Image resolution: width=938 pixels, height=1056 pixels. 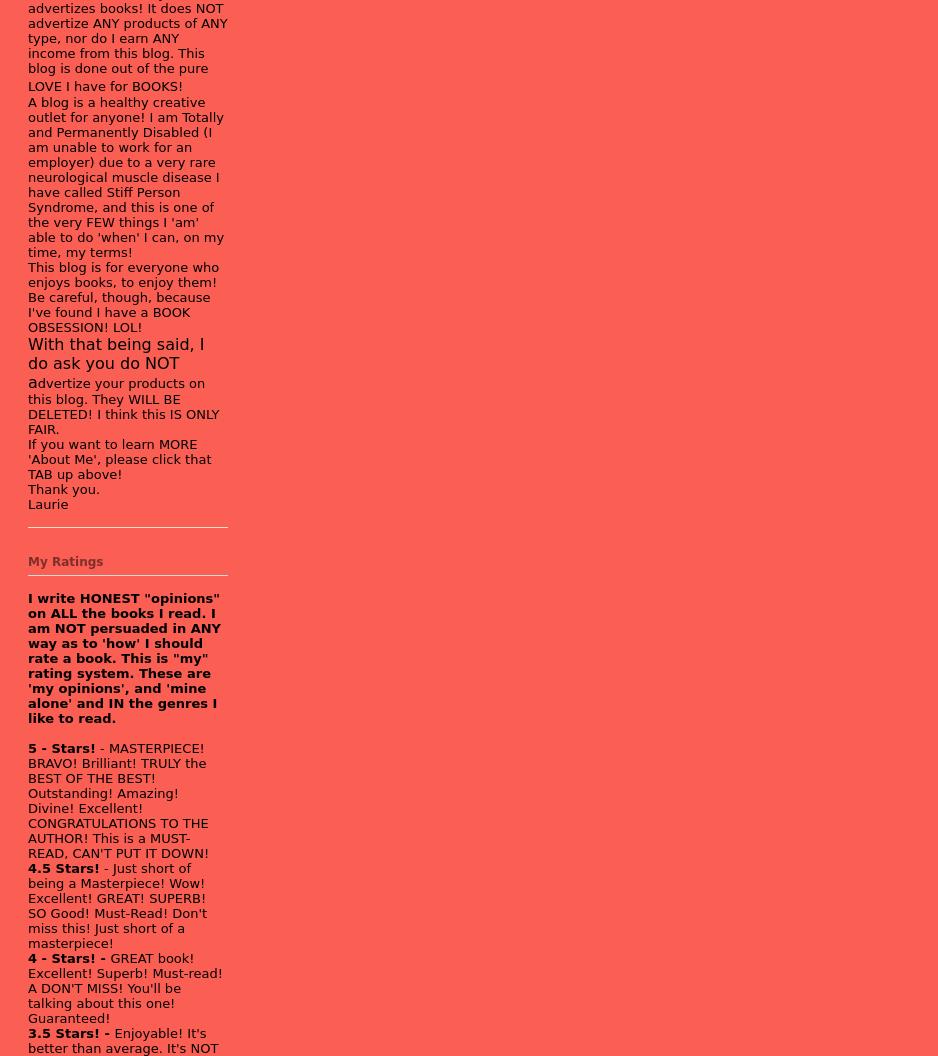 I want to click on 'Wow! Excellent! GREAT! SUPERB! SO Good! Must-Read! Don't miss this! Just short of a masterpiece!', so click(x=116, y=911).